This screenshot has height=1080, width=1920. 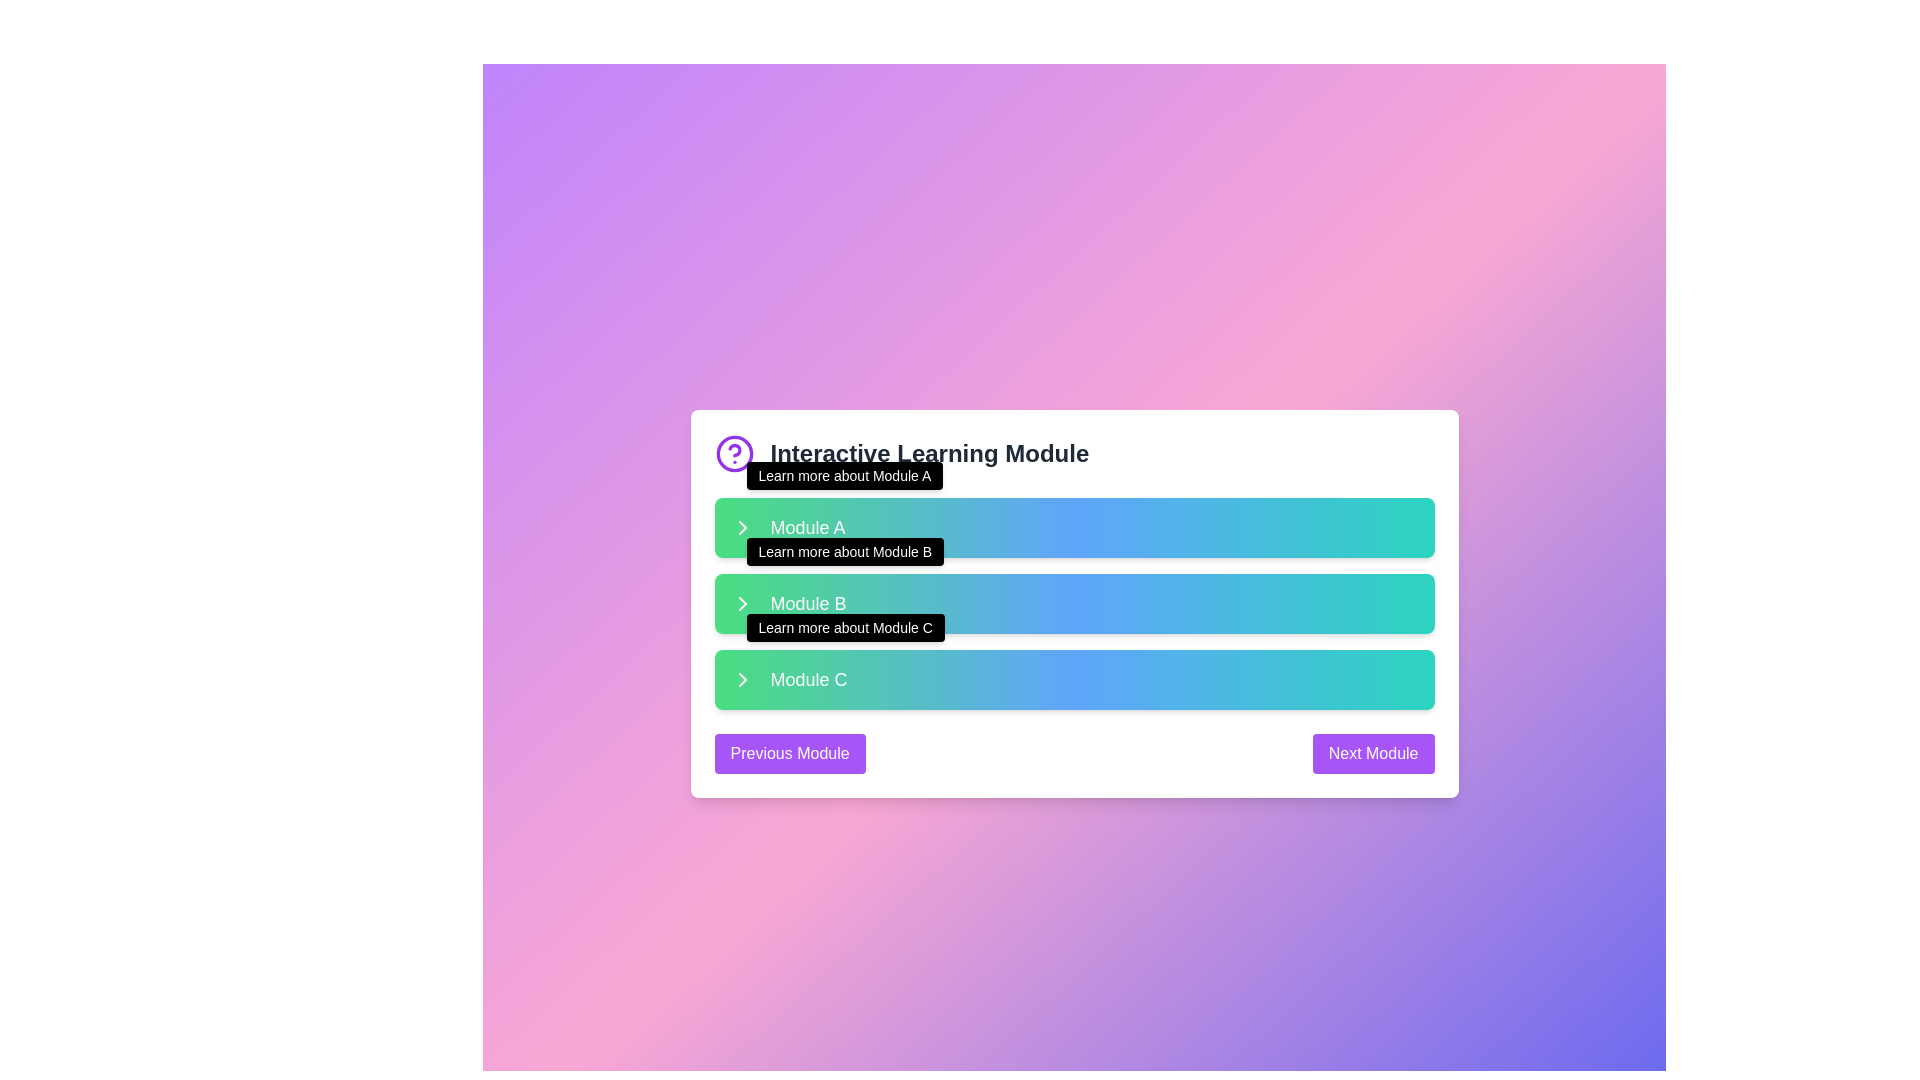 I want to click on the selectable option for Module B in the list of learning modules, so click(x=1073, y=603).